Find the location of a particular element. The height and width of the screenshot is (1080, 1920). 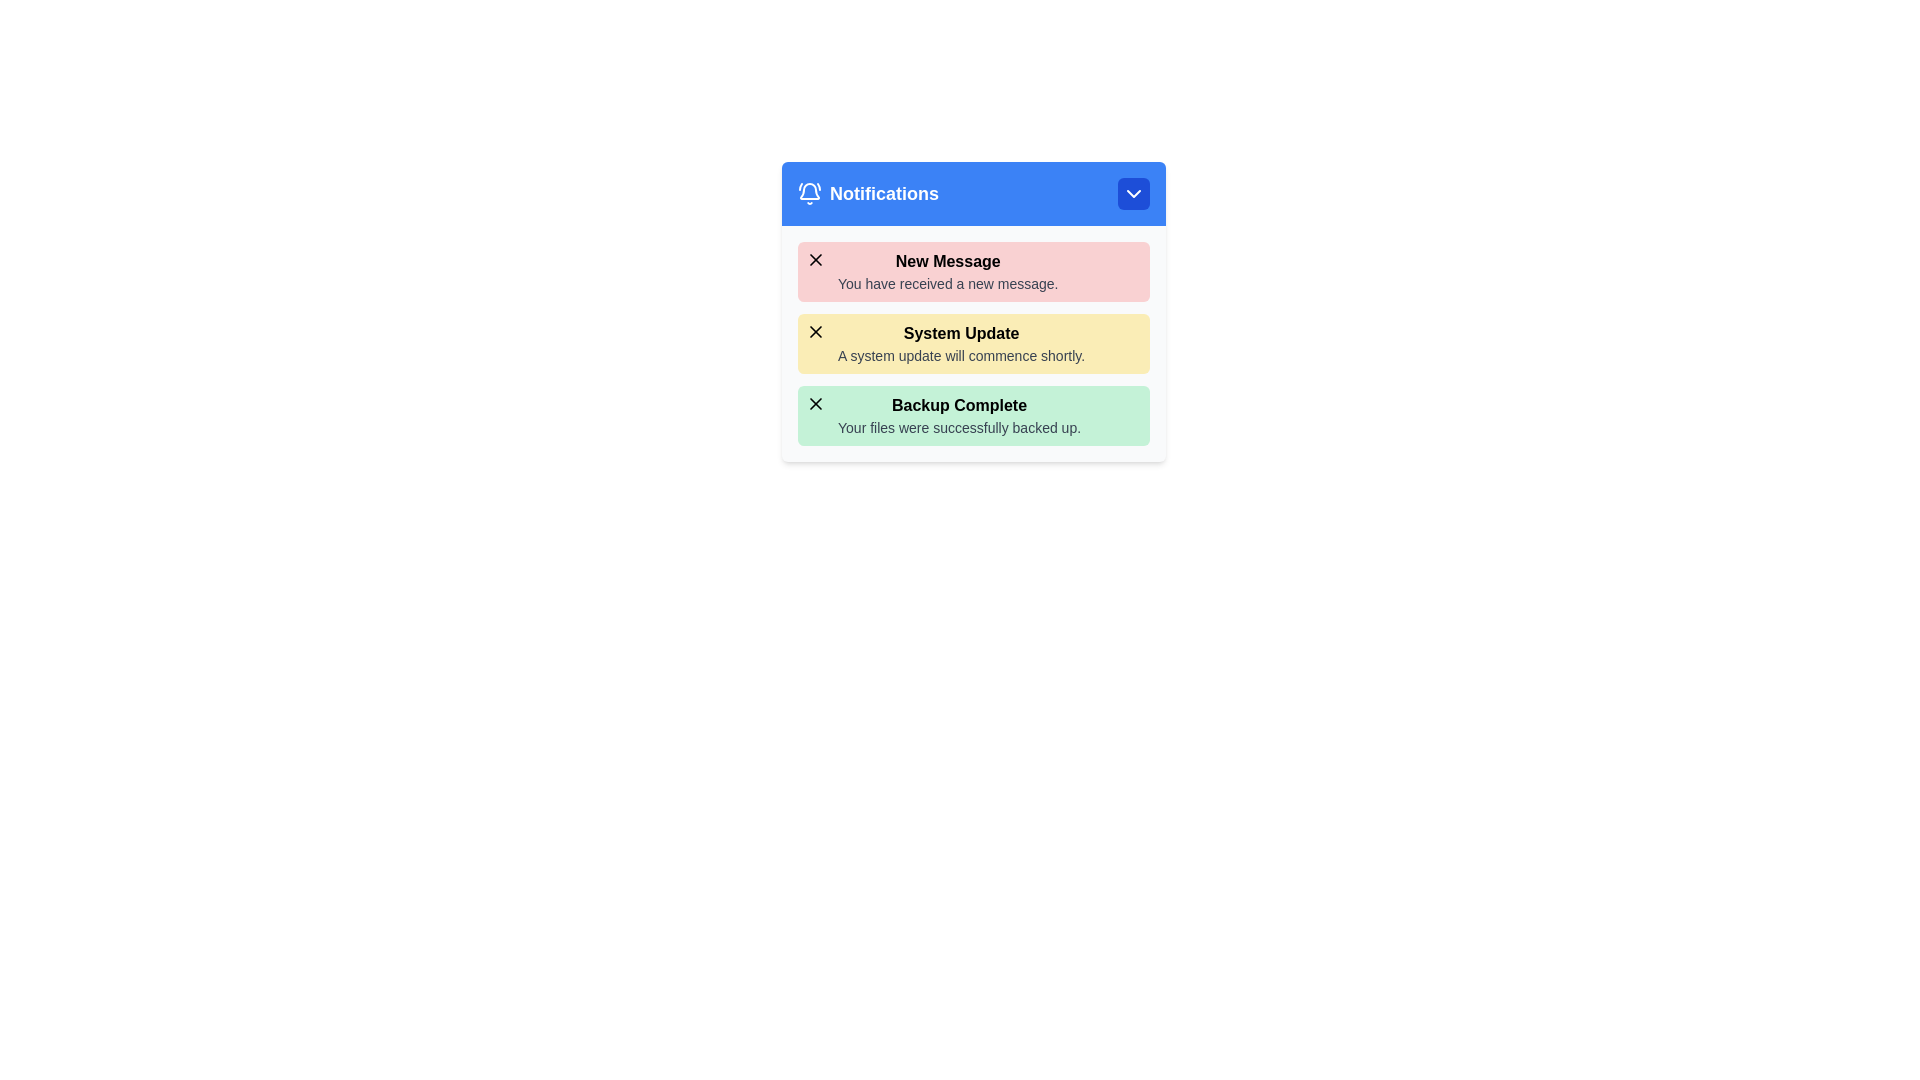

notification text from the middle notification box in the notification panel that has a light yellow background and contains the text 'System Update' is located at coordinates (974, 342).